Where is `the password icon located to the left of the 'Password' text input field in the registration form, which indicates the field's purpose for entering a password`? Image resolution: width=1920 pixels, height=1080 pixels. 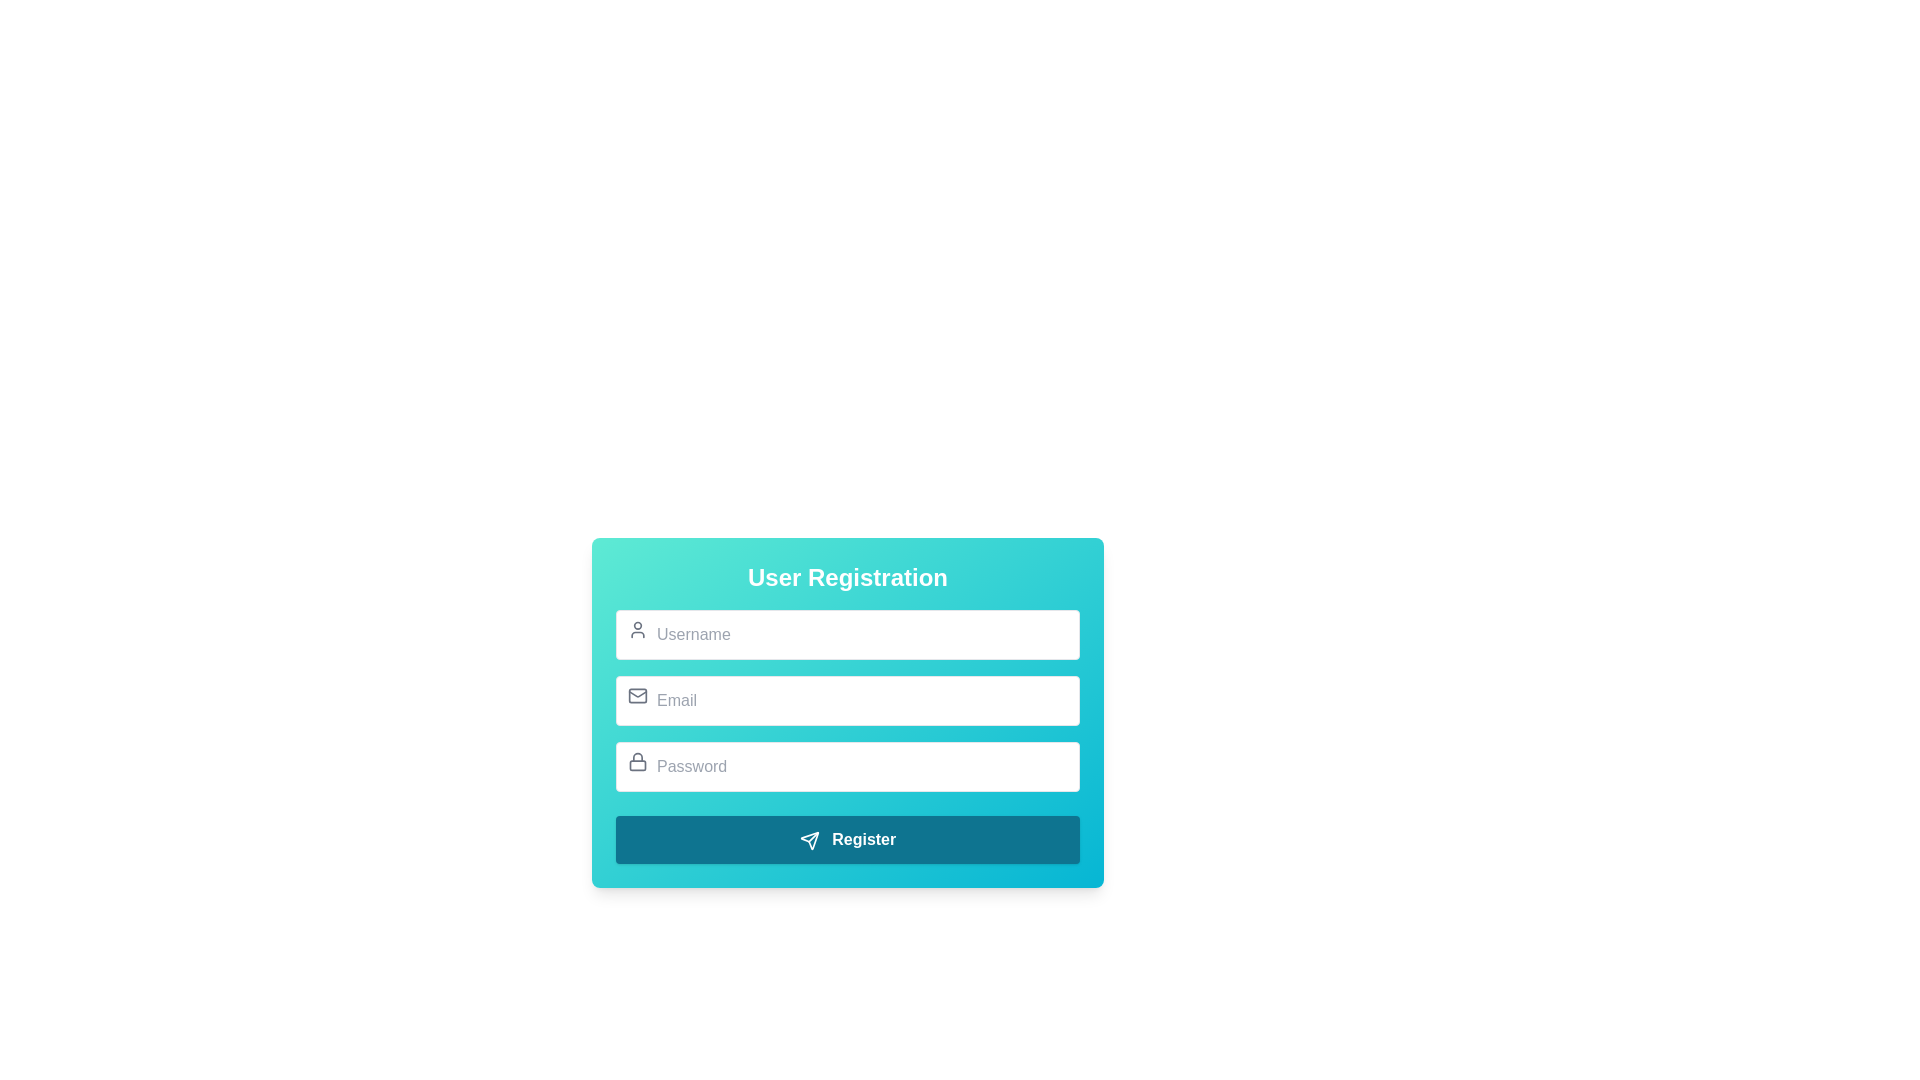 the password icon located to the left of the 'Password' text input field in the registration form, which indicates the field's purpose for entering a password is located at coordinates (637, 762).